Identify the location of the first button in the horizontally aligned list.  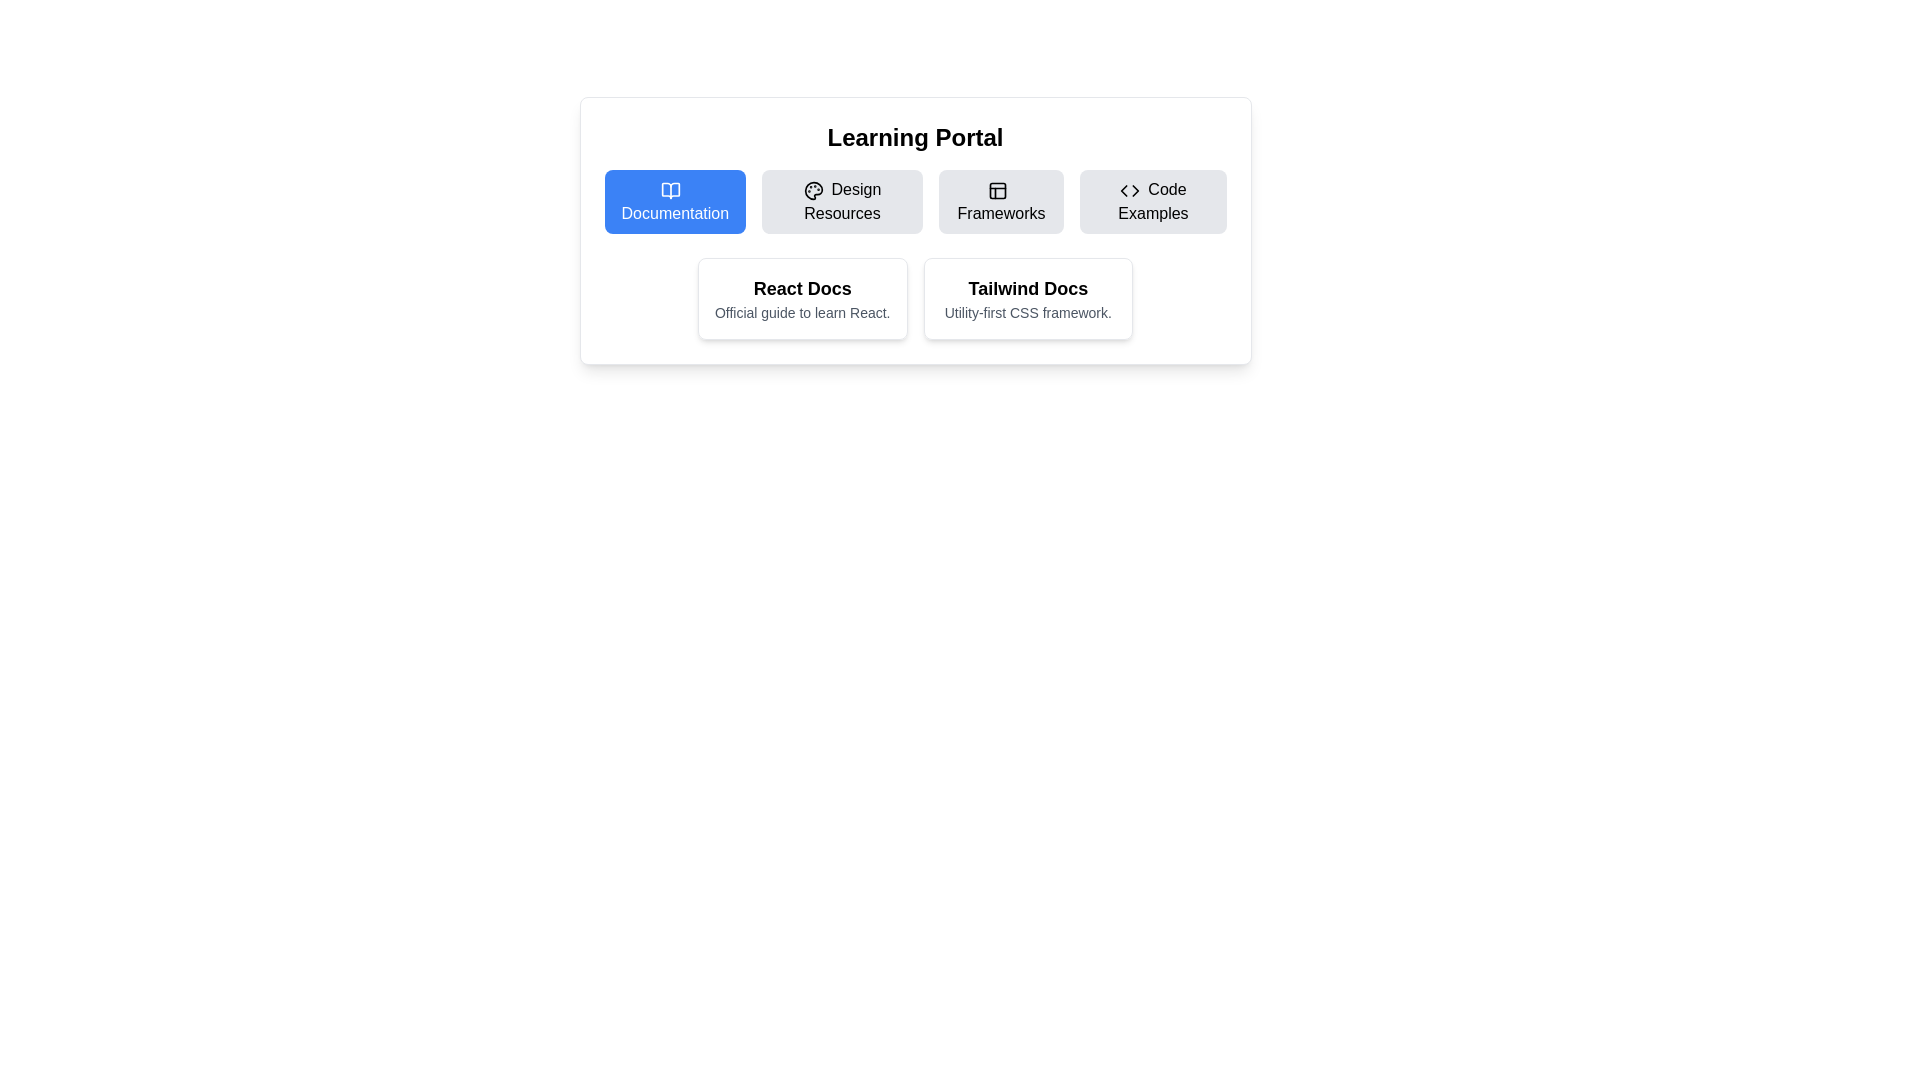
(675, 201).